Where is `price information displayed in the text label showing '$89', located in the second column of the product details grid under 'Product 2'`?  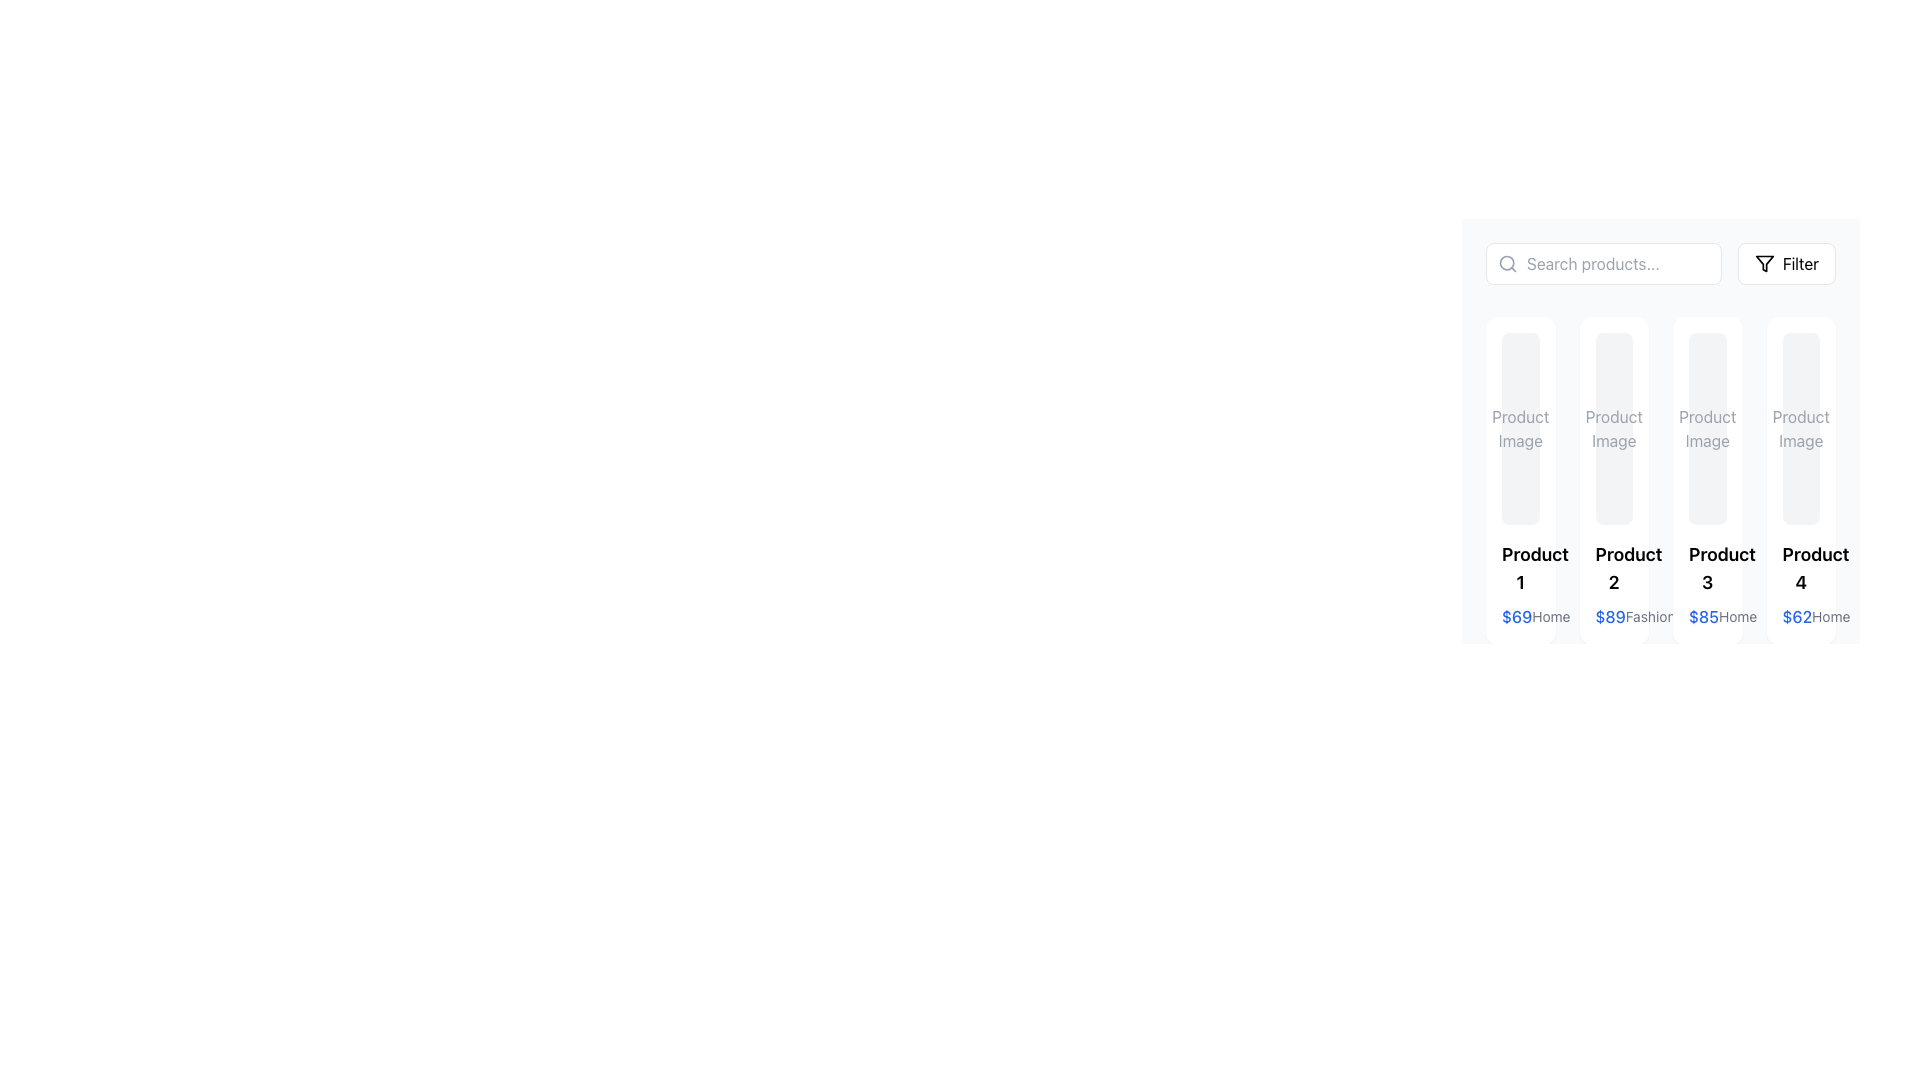
price information displayed in the text label showing '$89', located in the second column of the product details grid under 'Product 2' is located at coordinates (1610, 616).